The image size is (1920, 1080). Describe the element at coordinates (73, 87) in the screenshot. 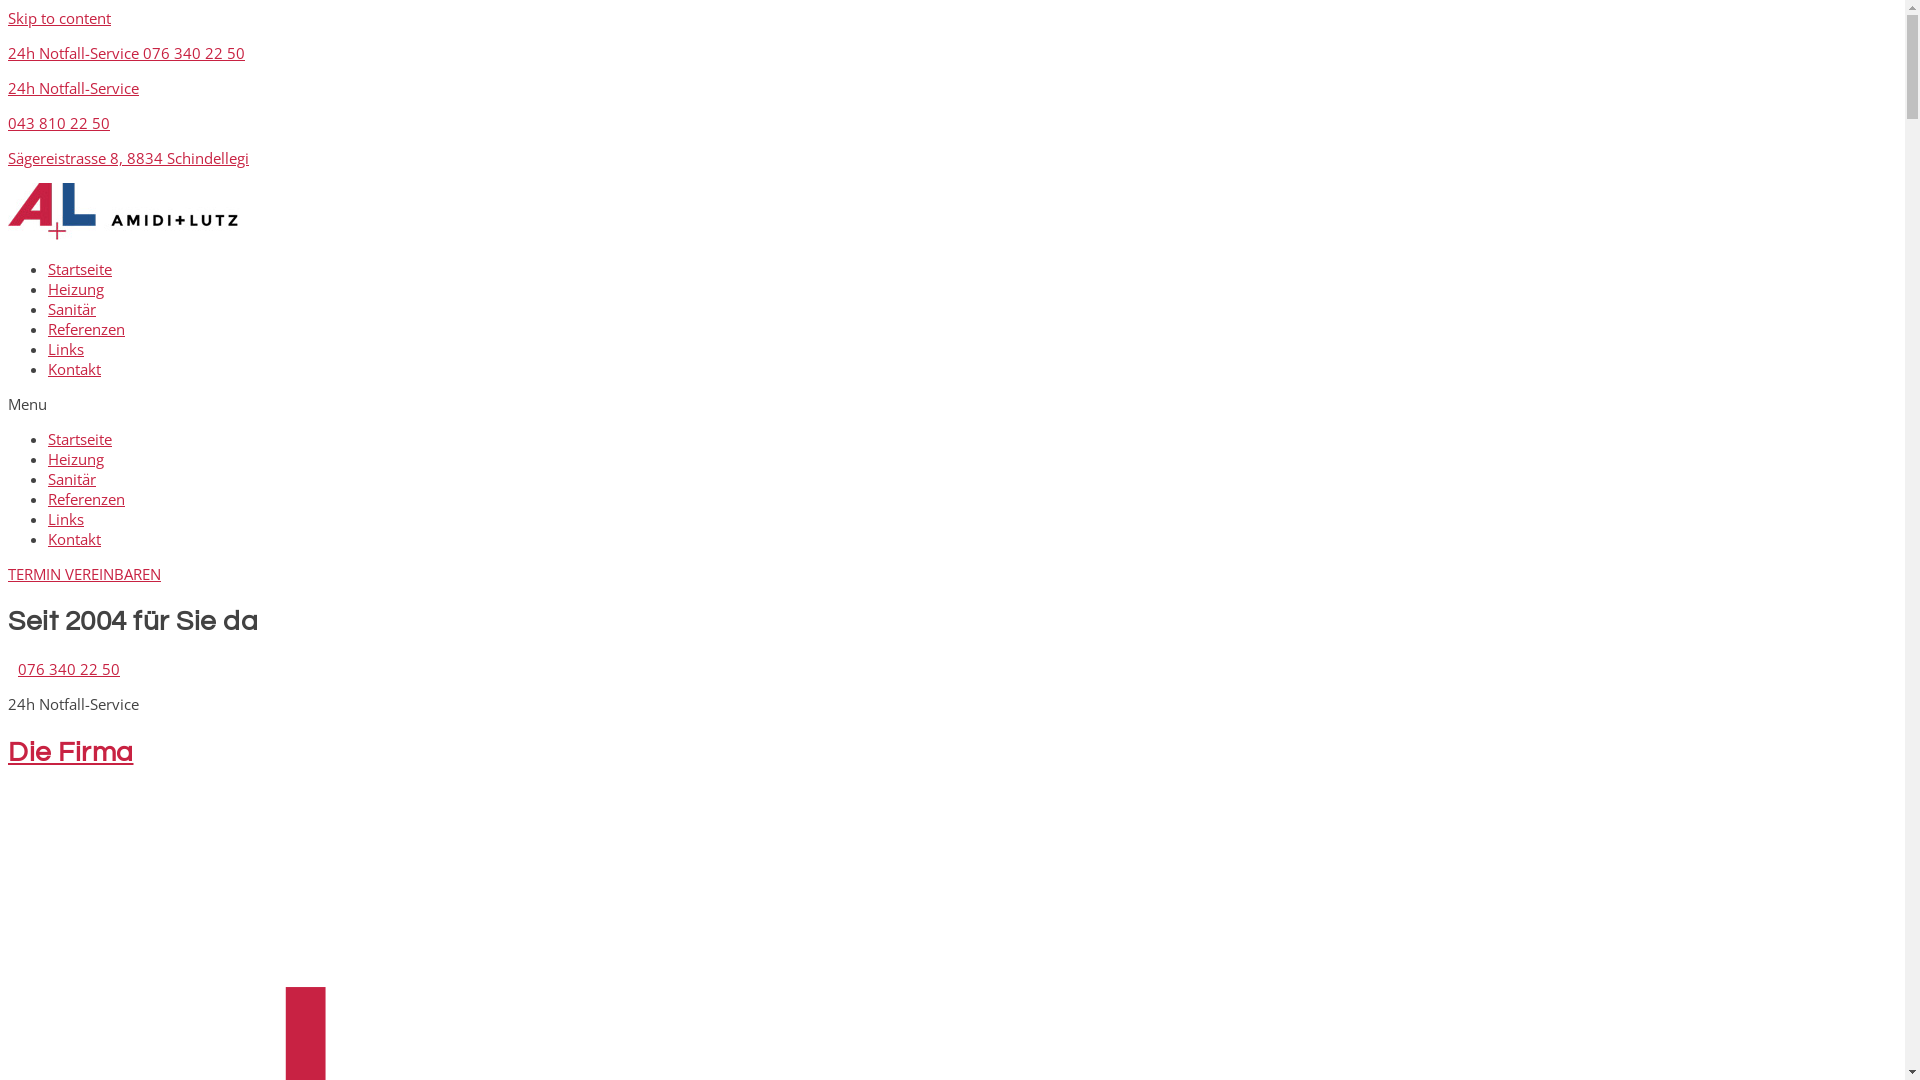

I see `'24h Notfall-Service'` at that location.